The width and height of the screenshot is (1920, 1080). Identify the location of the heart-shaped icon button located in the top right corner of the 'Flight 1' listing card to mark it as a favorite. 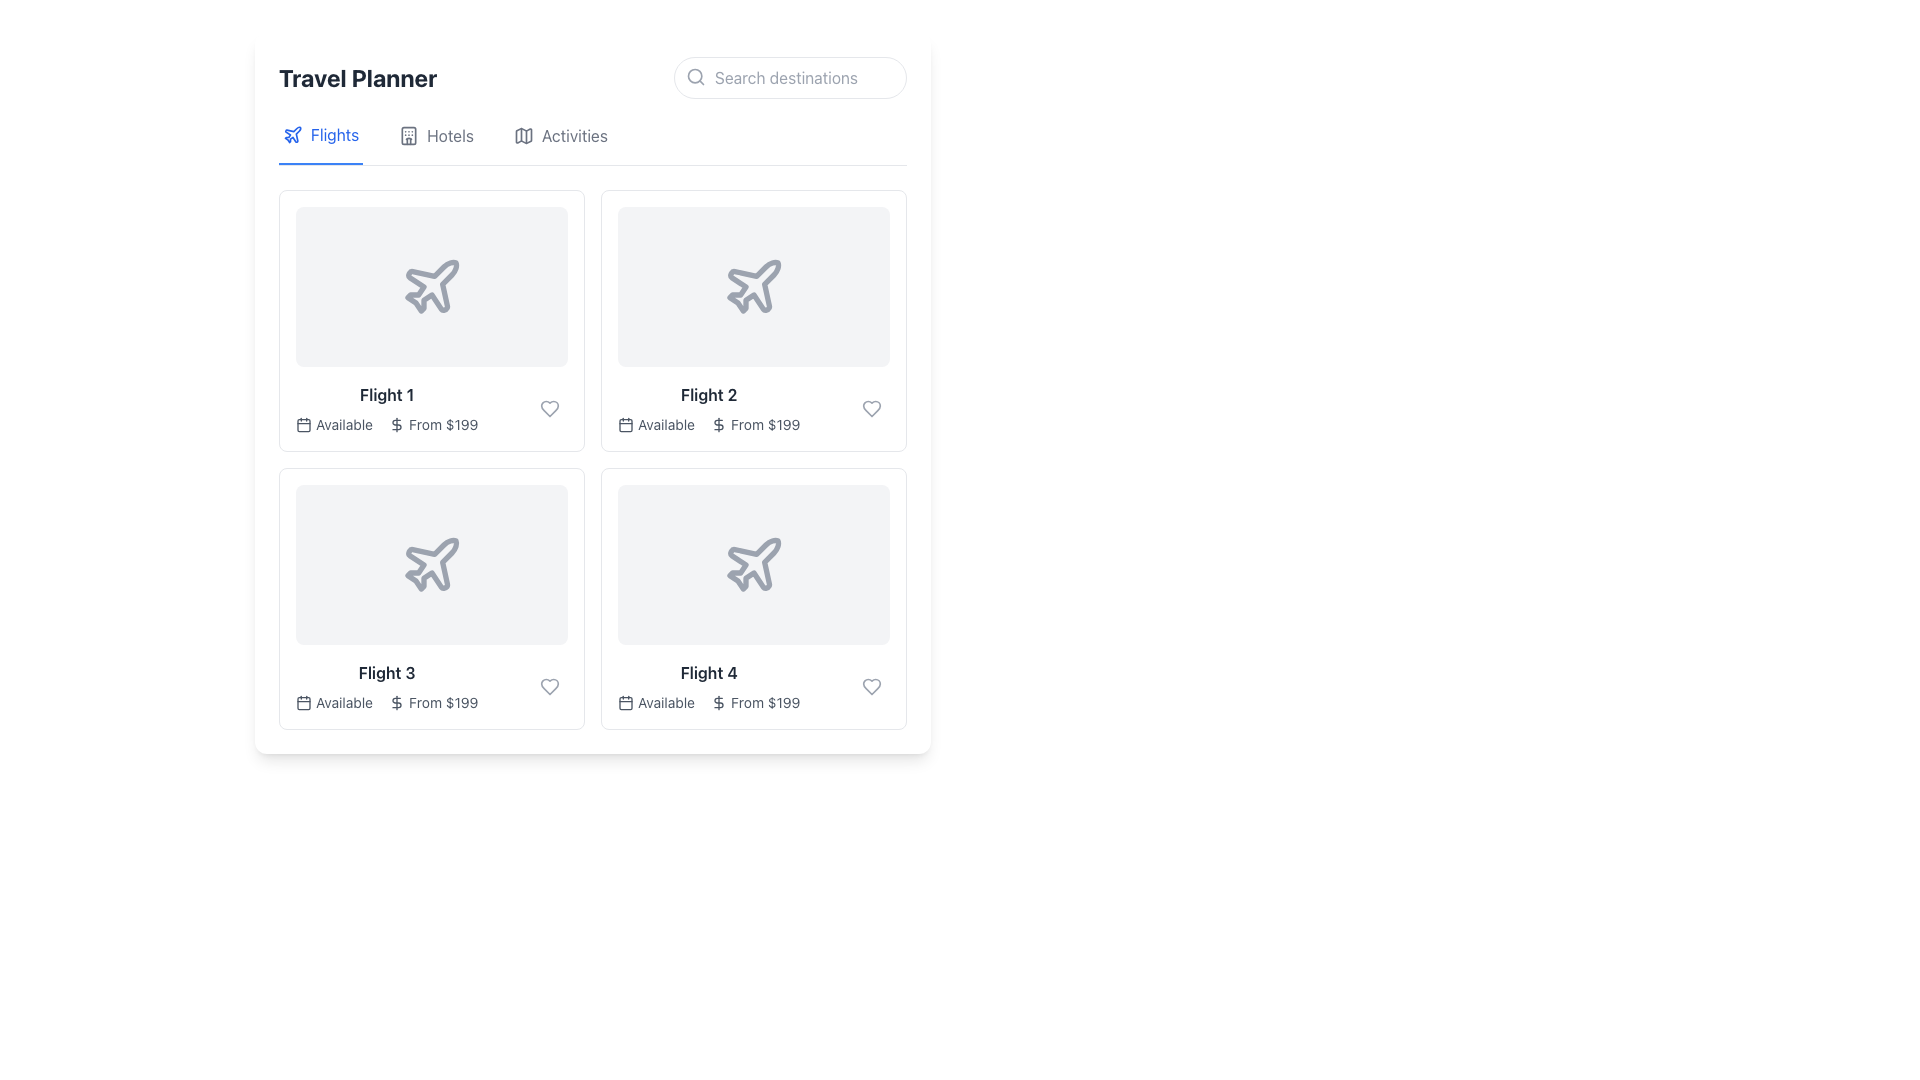
(550, 407).